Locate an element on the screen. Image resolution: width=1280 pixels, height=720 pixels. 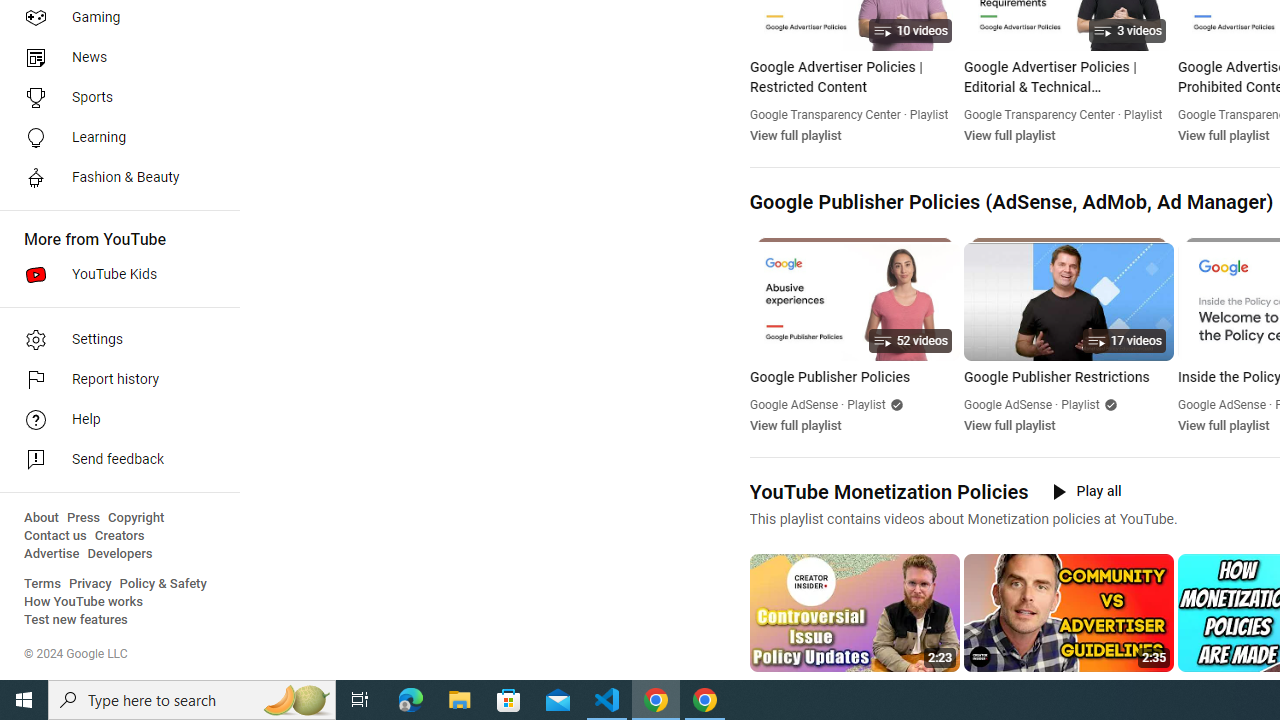
'Play all' is located at coordinates (1085, 491).